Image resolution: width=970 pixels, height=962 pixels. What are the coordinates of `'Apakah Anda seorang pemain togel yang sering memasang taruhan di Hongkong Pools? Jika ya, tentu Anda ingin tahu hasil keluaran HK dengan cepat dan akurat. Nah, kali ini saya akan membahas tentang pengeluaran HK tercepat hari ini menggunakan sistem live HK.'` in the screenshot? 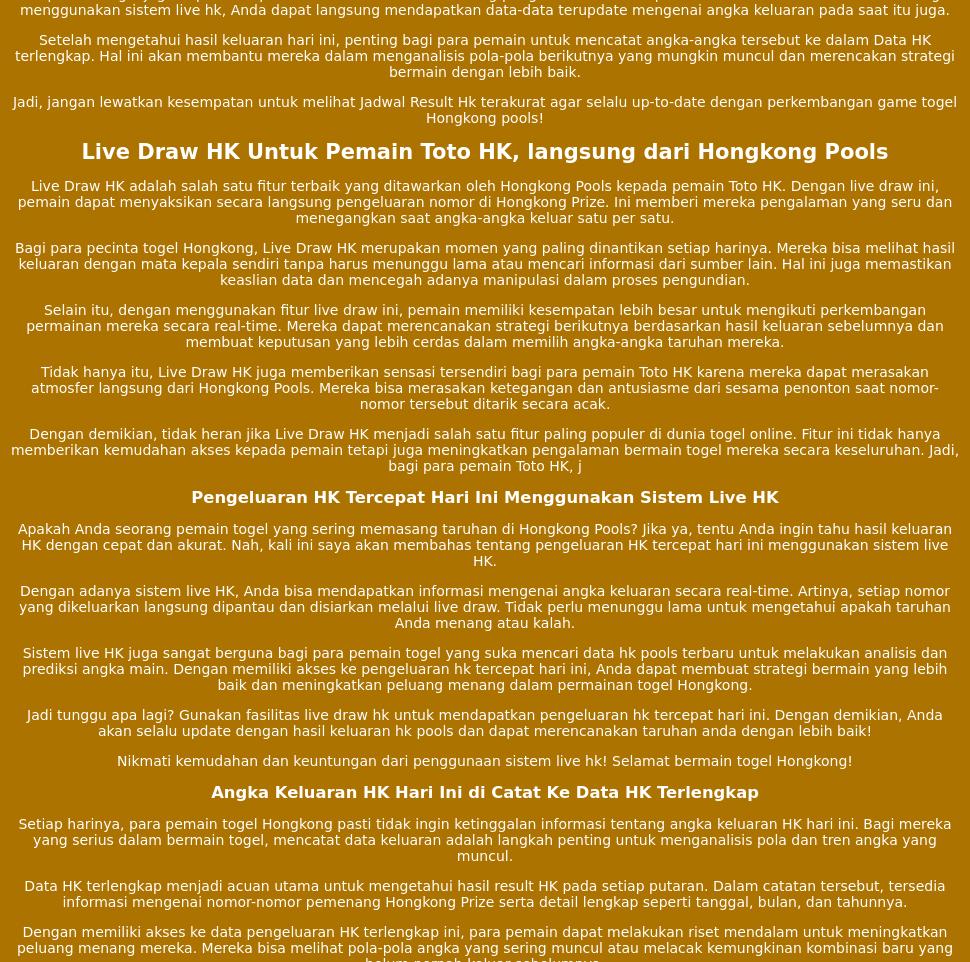 It's located at (483, 544).